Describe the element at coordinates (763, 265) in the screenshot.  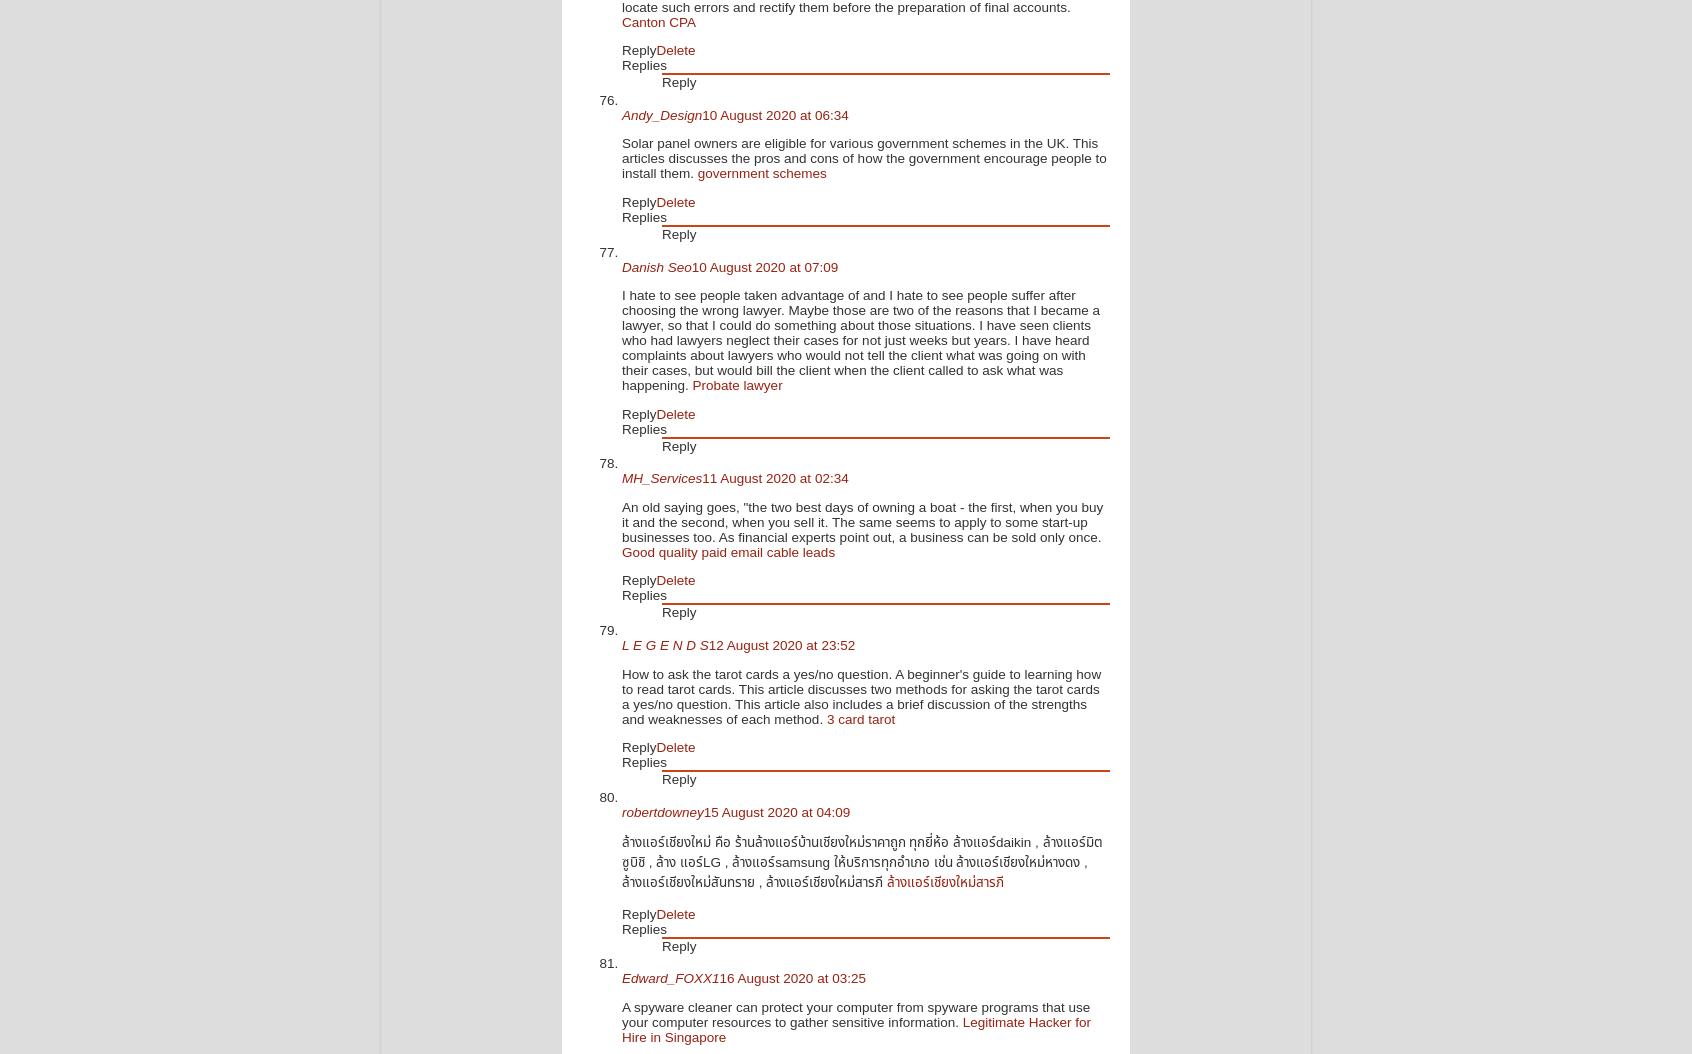
I see `'10 August 2020 at 07:09'` at that location.